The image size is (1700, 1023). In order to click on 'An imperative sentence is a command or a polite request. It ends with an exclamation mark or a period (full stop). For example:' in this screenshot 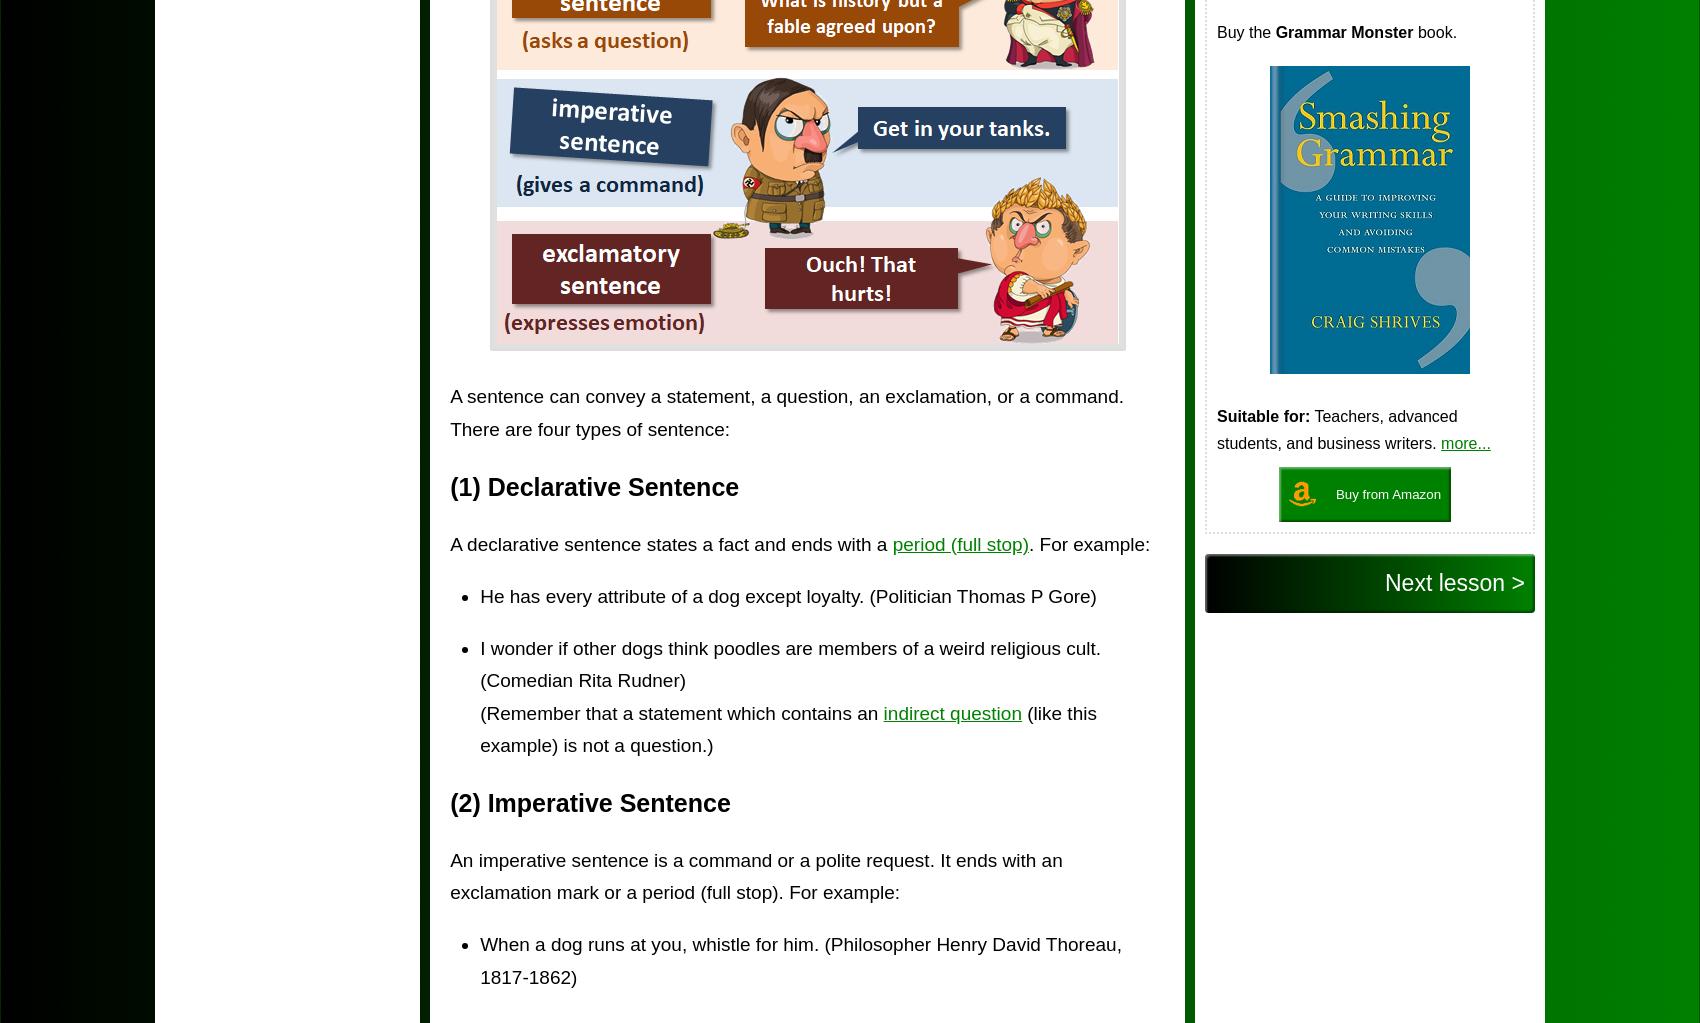, I will do `click(754, 875)`.